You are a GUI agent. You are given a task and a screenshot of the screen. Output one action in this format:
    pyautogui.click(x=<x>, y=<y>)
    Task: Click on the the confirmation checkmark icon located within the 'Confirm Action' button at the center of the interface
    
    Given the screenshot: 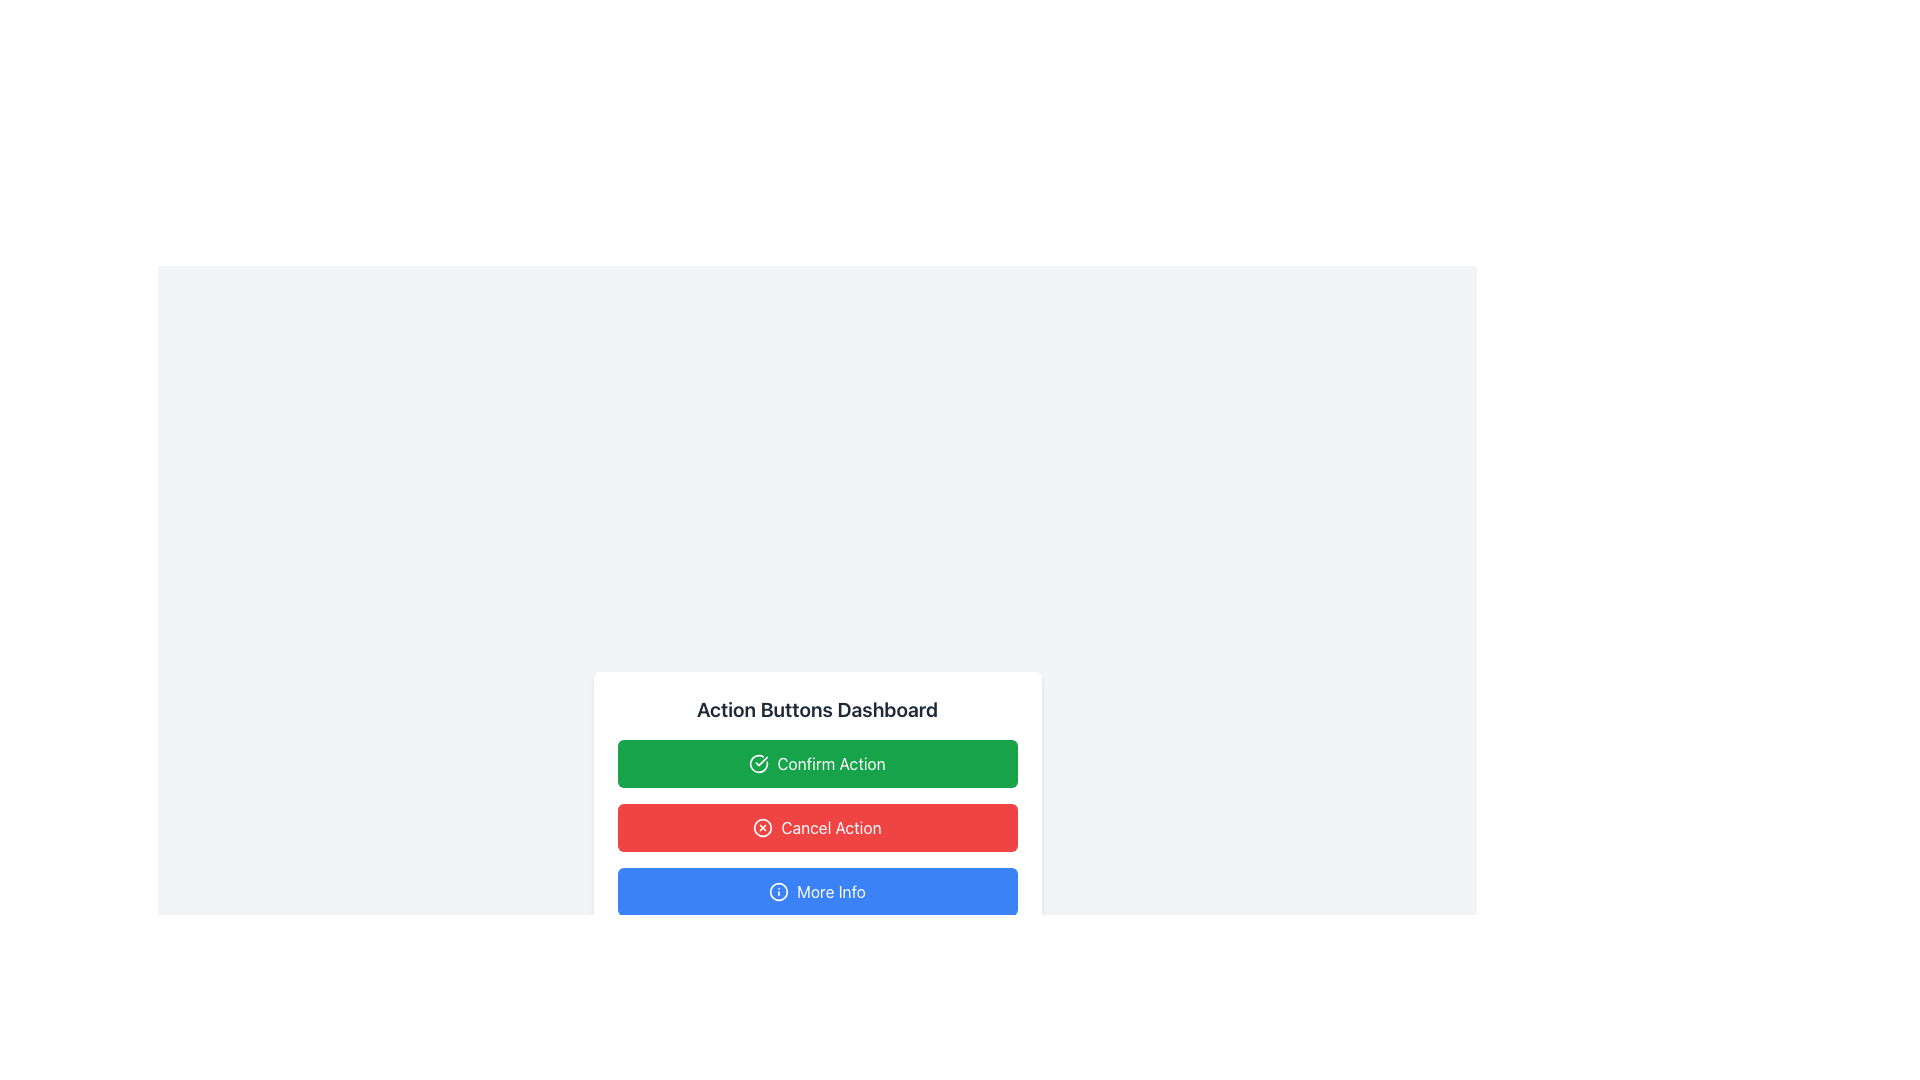 What is the action you would take?
    pyautogui.click(x=758, y=763)
    